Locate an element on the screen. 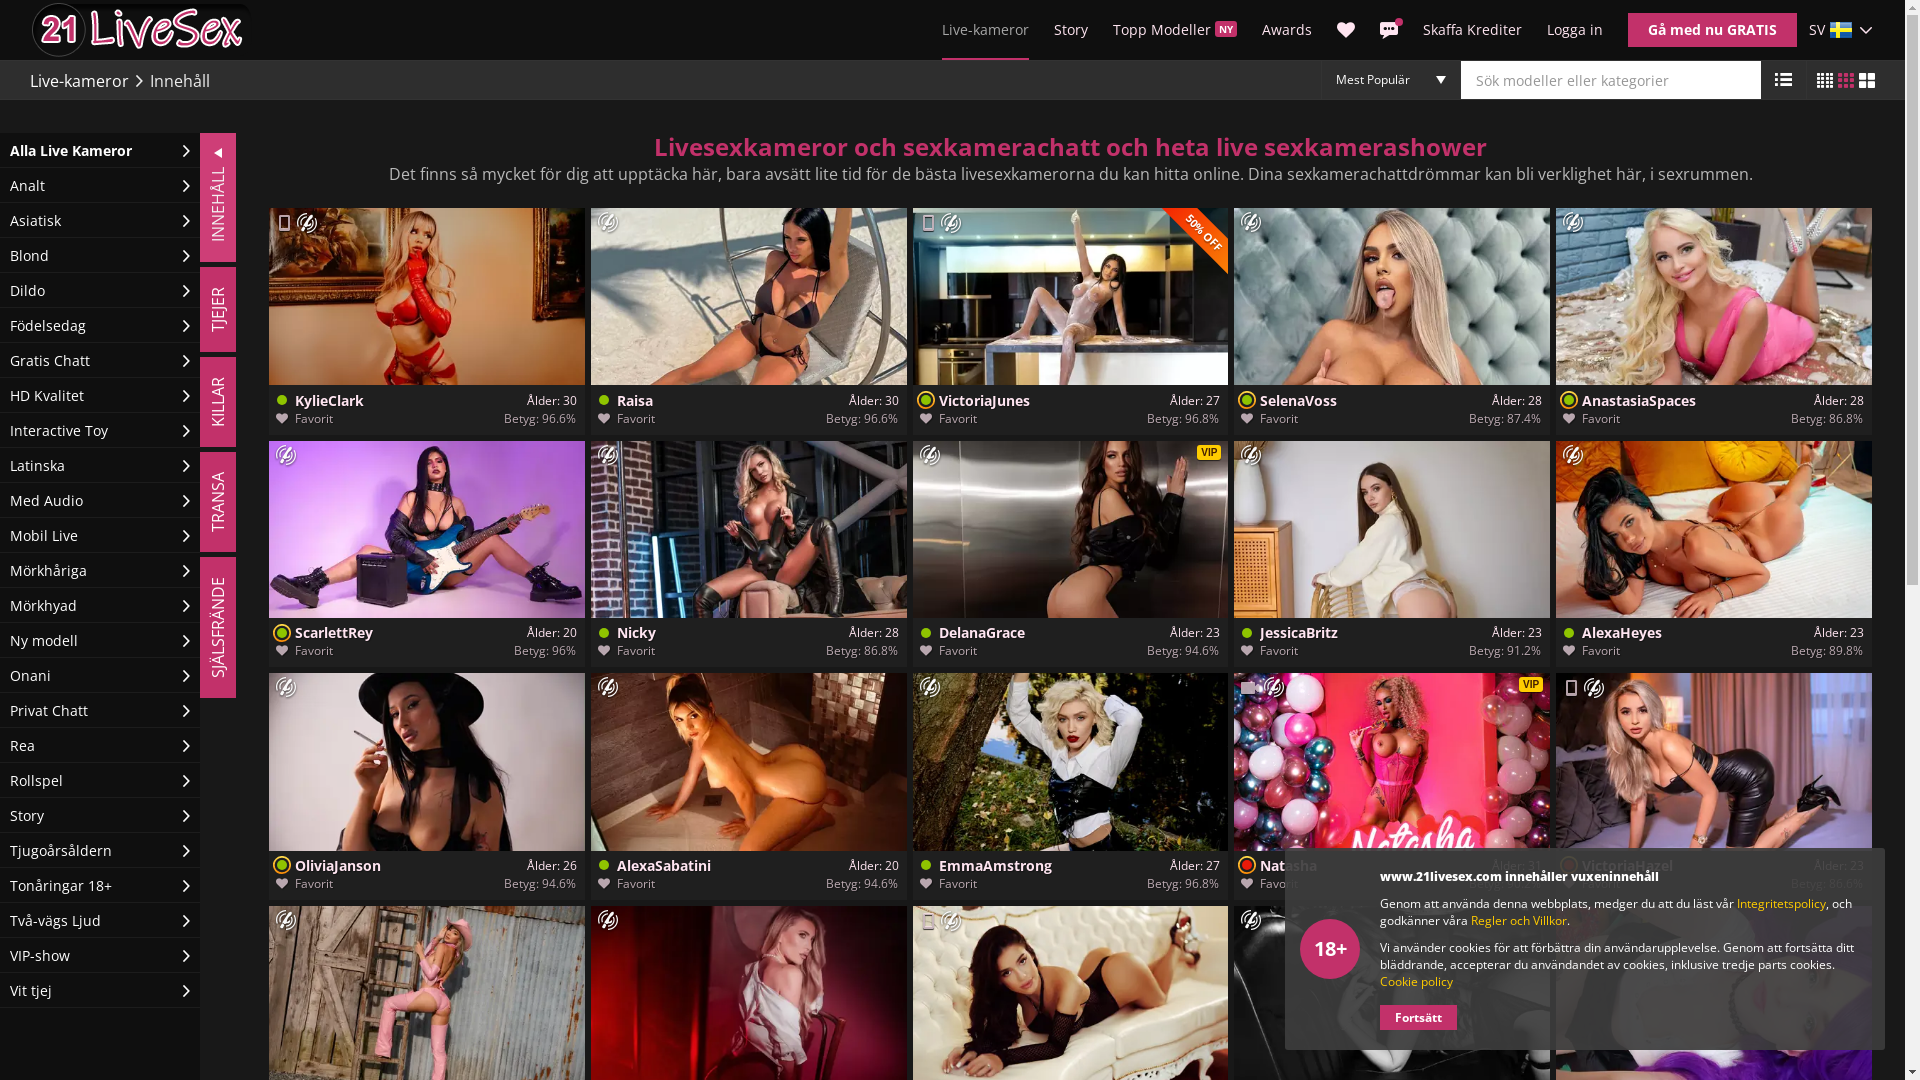  'Live-kameror' is located at coordinates (79, 80).